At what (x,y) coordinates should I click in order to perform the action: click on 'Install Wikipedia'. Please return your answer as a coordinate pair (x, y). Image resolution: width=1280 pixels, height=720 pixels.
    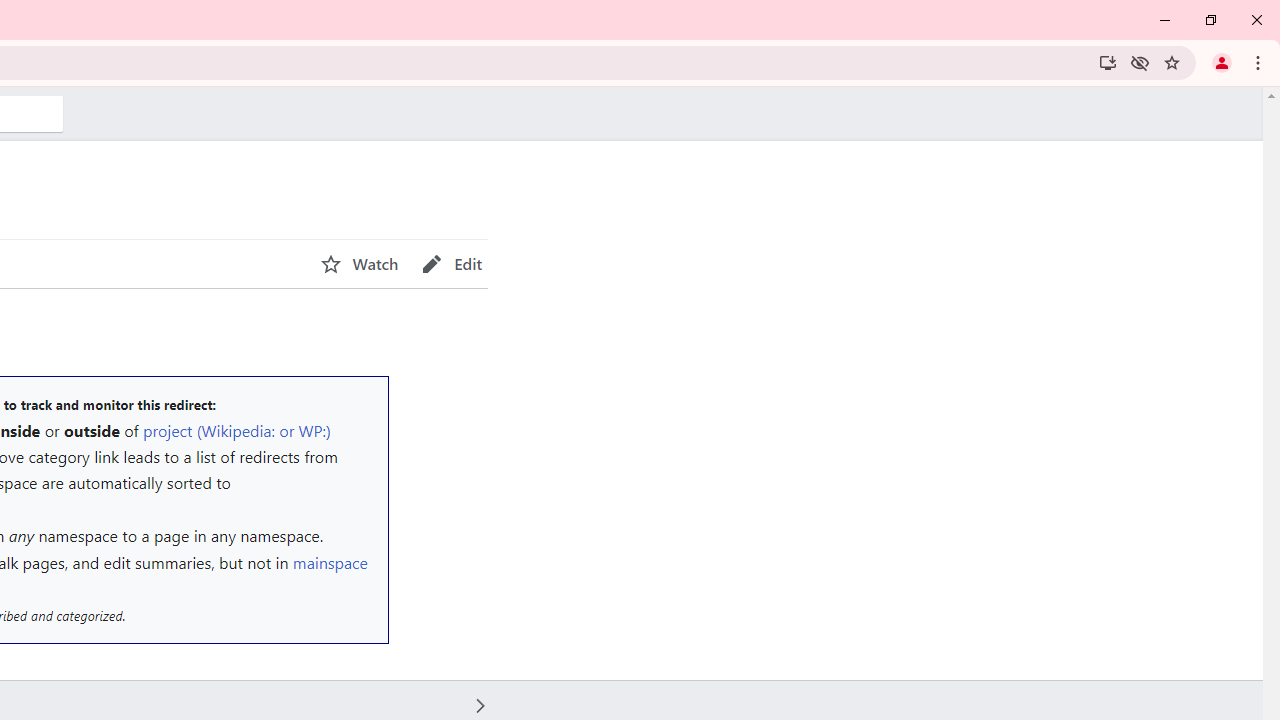
    Looking at the image, I should click on (1106, 61).